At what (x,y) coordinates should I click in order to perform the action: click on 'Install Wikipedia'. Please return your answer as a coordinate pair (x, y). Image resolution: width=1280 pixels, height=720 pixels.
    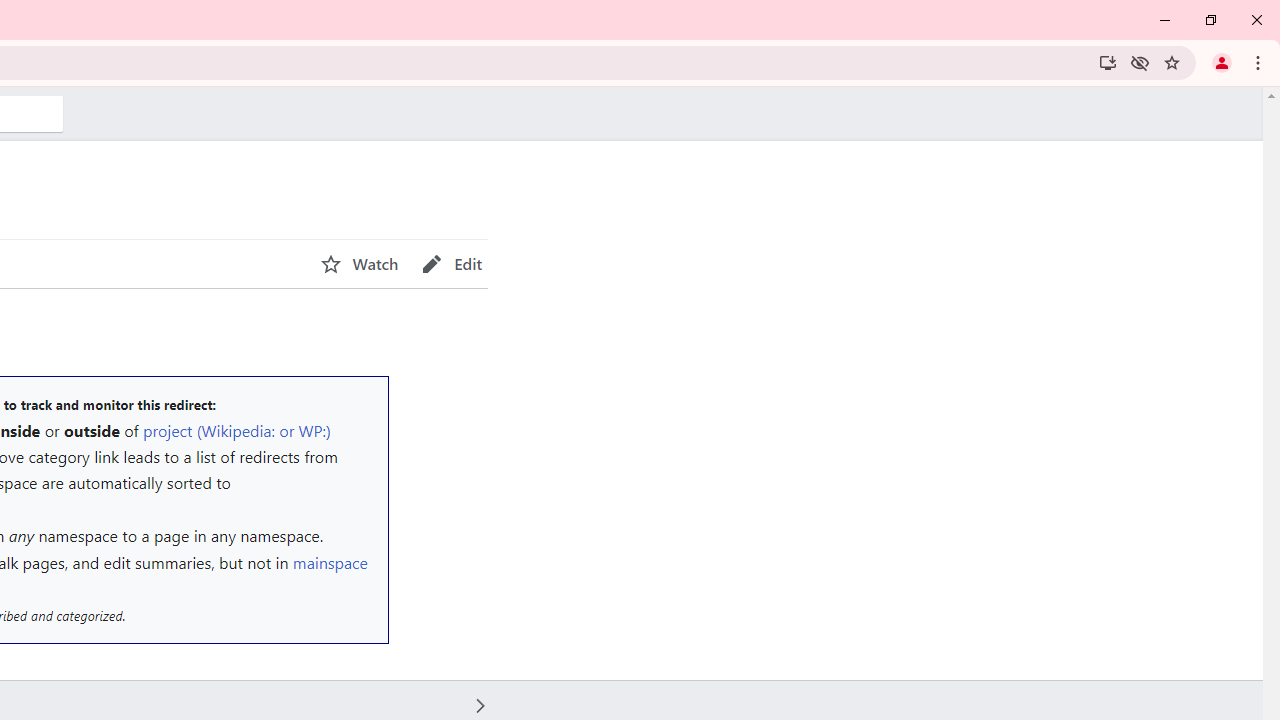
    Looking at the image, I should click on (1106, 61).